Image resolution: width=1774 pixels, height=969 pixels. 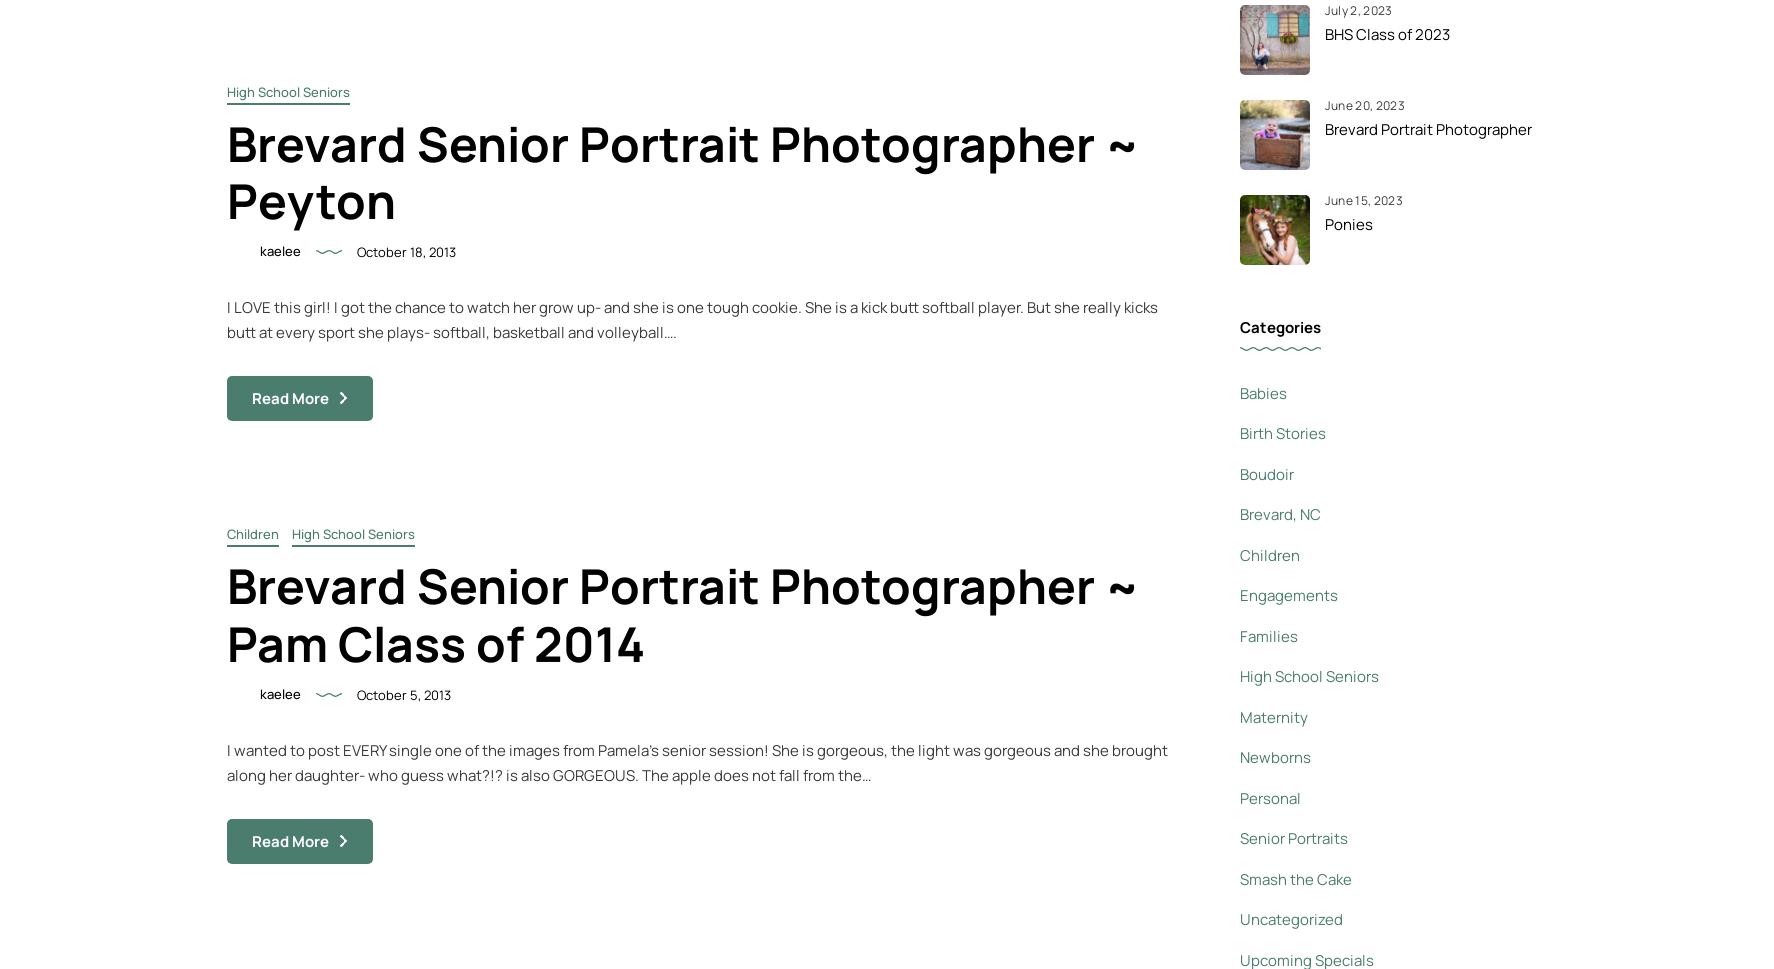 What do you see at coordinates (1238, 877) in the screenshot?
I see `'Smash the Cake'` at bounding box center [1238, 877].